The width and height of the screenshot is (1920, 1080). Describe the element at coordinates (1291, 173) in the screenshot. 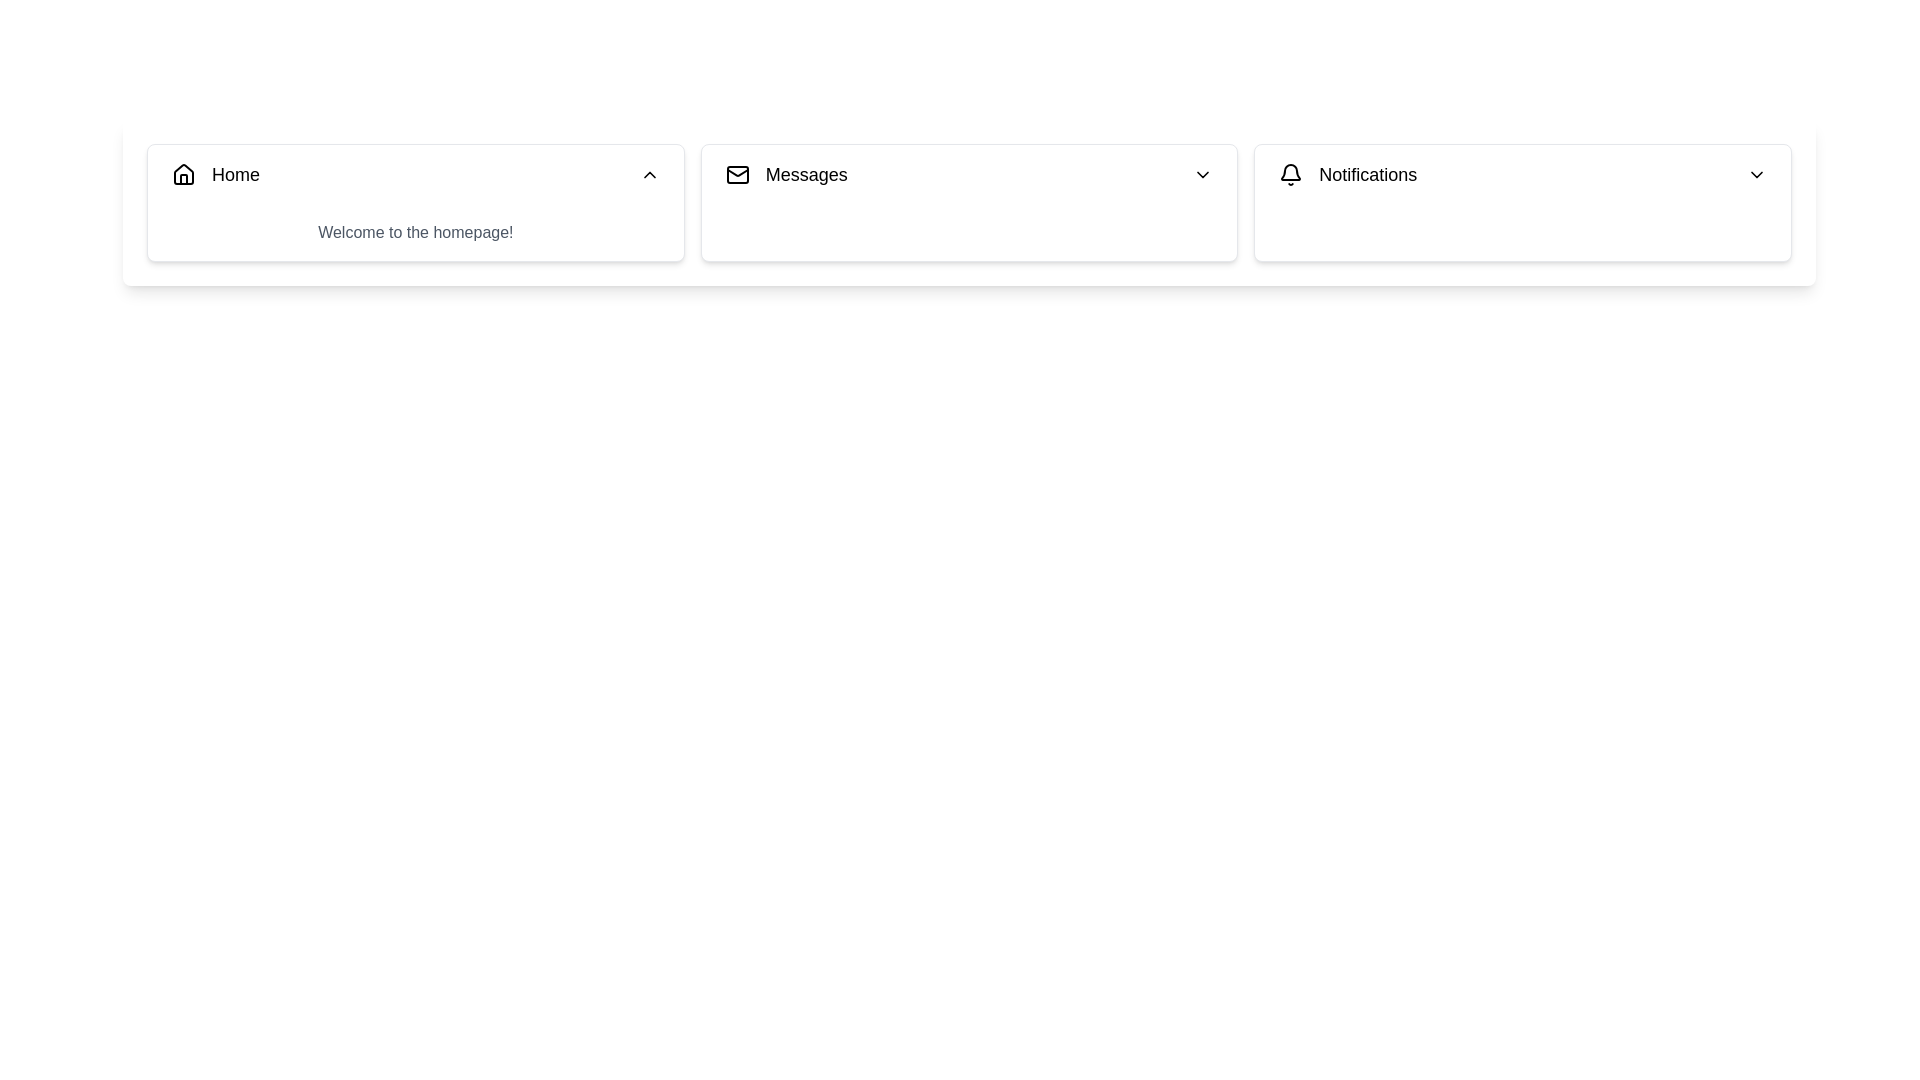

I see `the bell icon for notifications located to the left of the text 'Notifications' in the top right corner of the interface` at that location.